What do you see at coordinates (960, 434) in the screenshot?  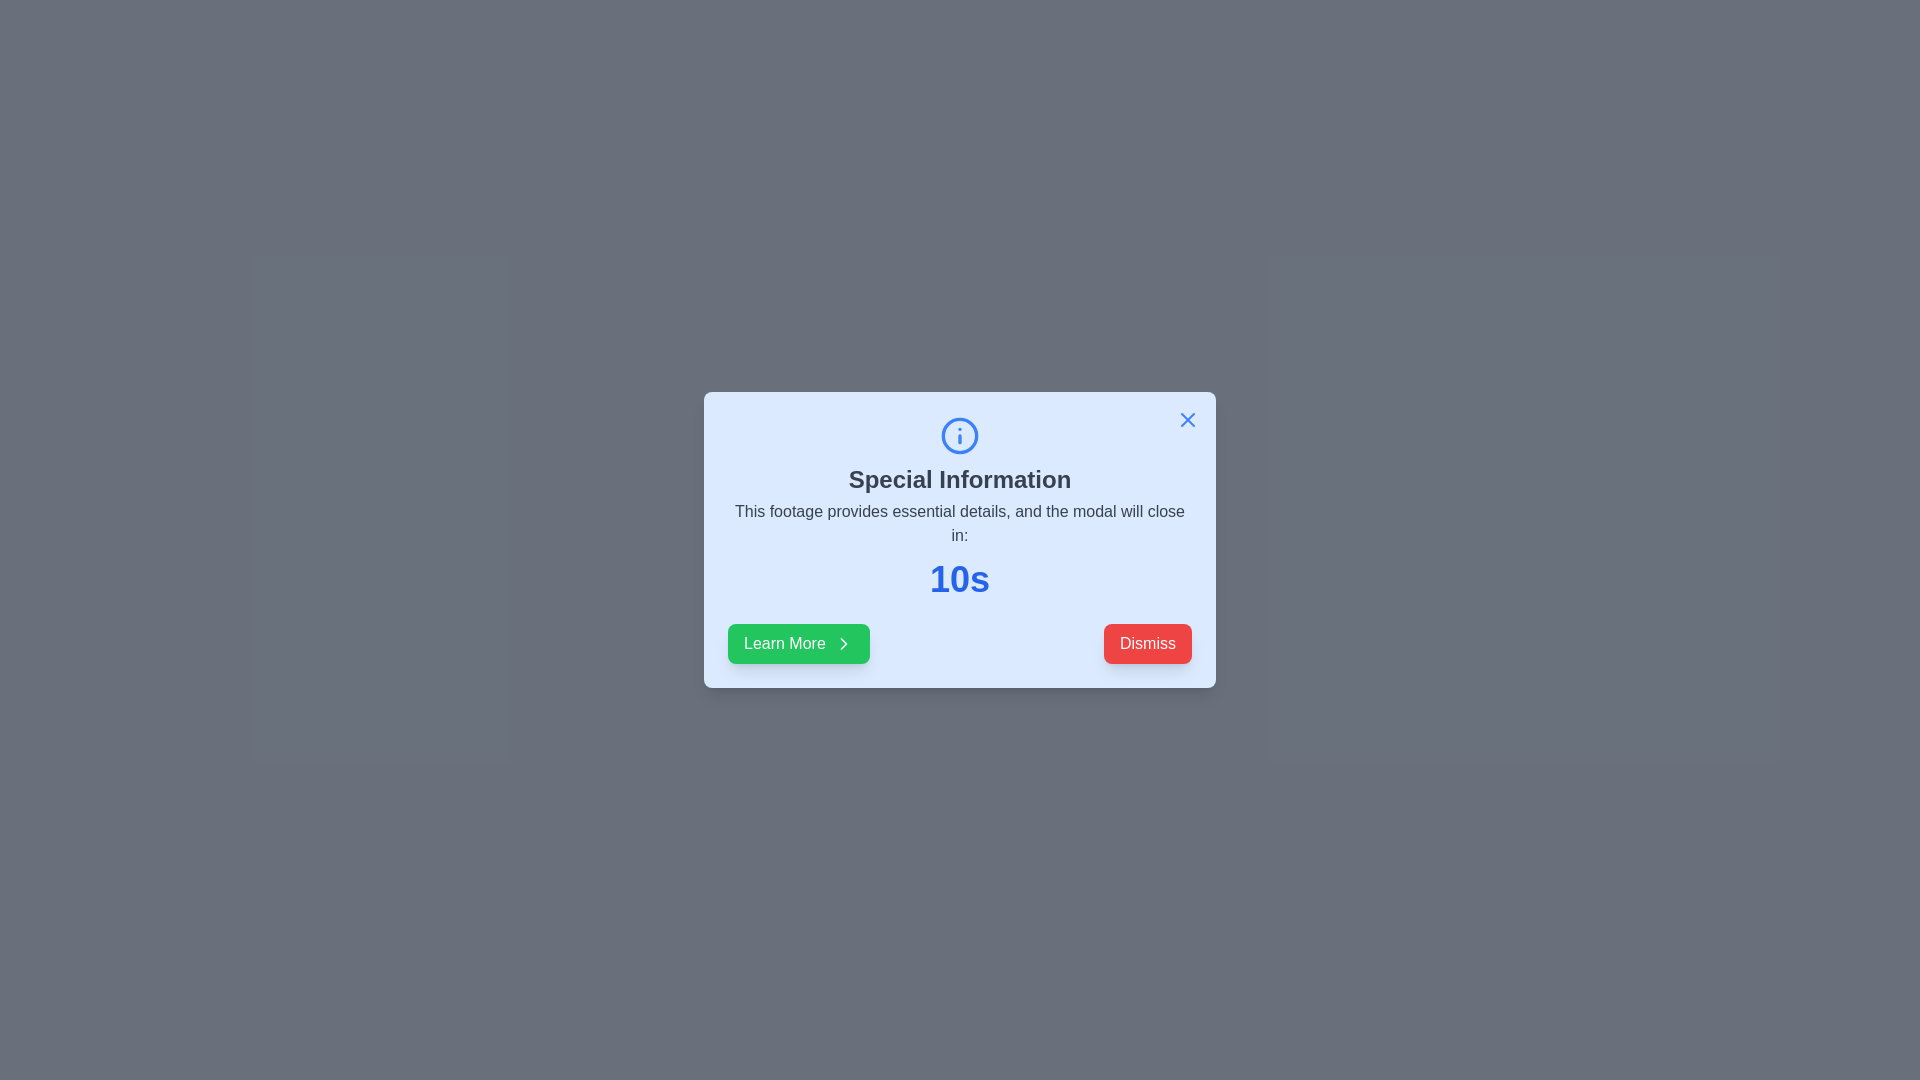 I see `the informational icon graphic (SVG) featuring a blue circle with a lowercase 'i', located at the top of the modal dialog above the title 'Special Information'` at bounding box center [960, 434].